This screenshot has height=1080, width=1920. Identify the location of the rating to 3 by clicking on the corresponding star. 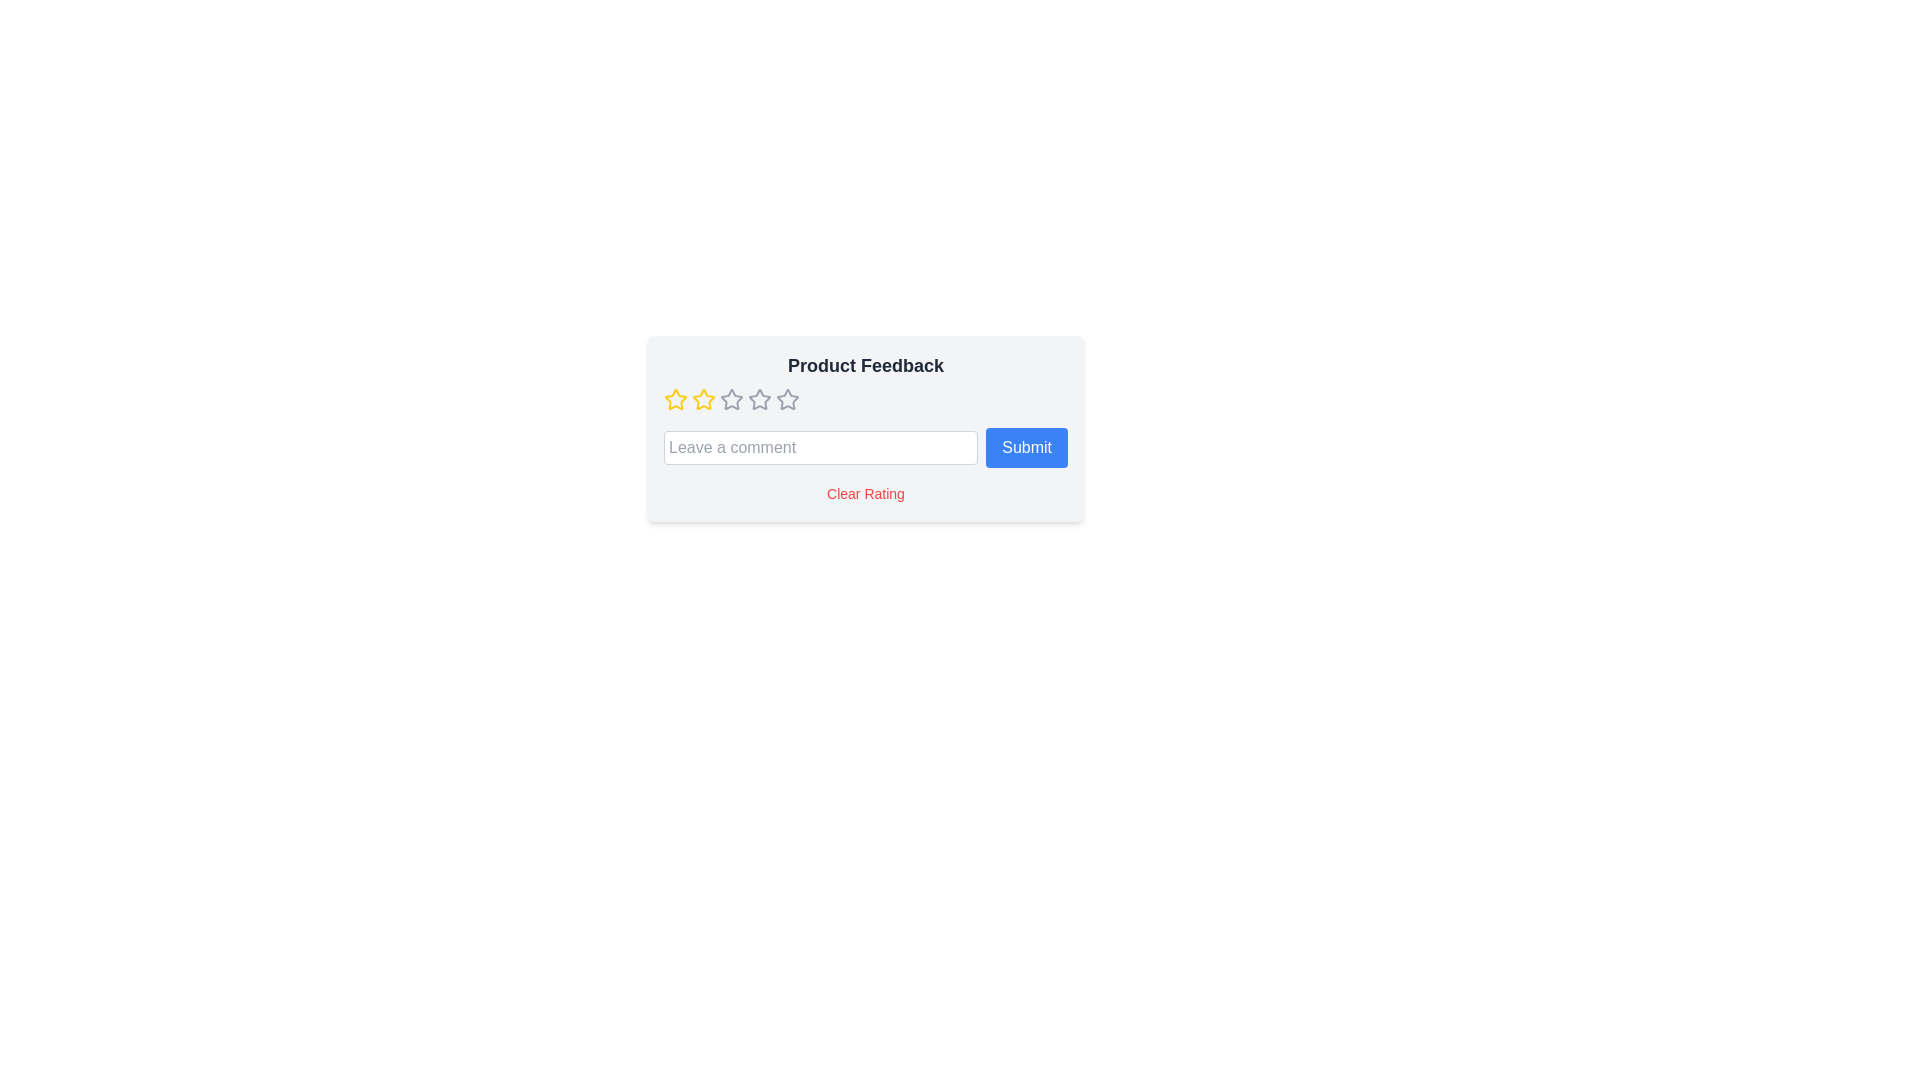
(730, 400).